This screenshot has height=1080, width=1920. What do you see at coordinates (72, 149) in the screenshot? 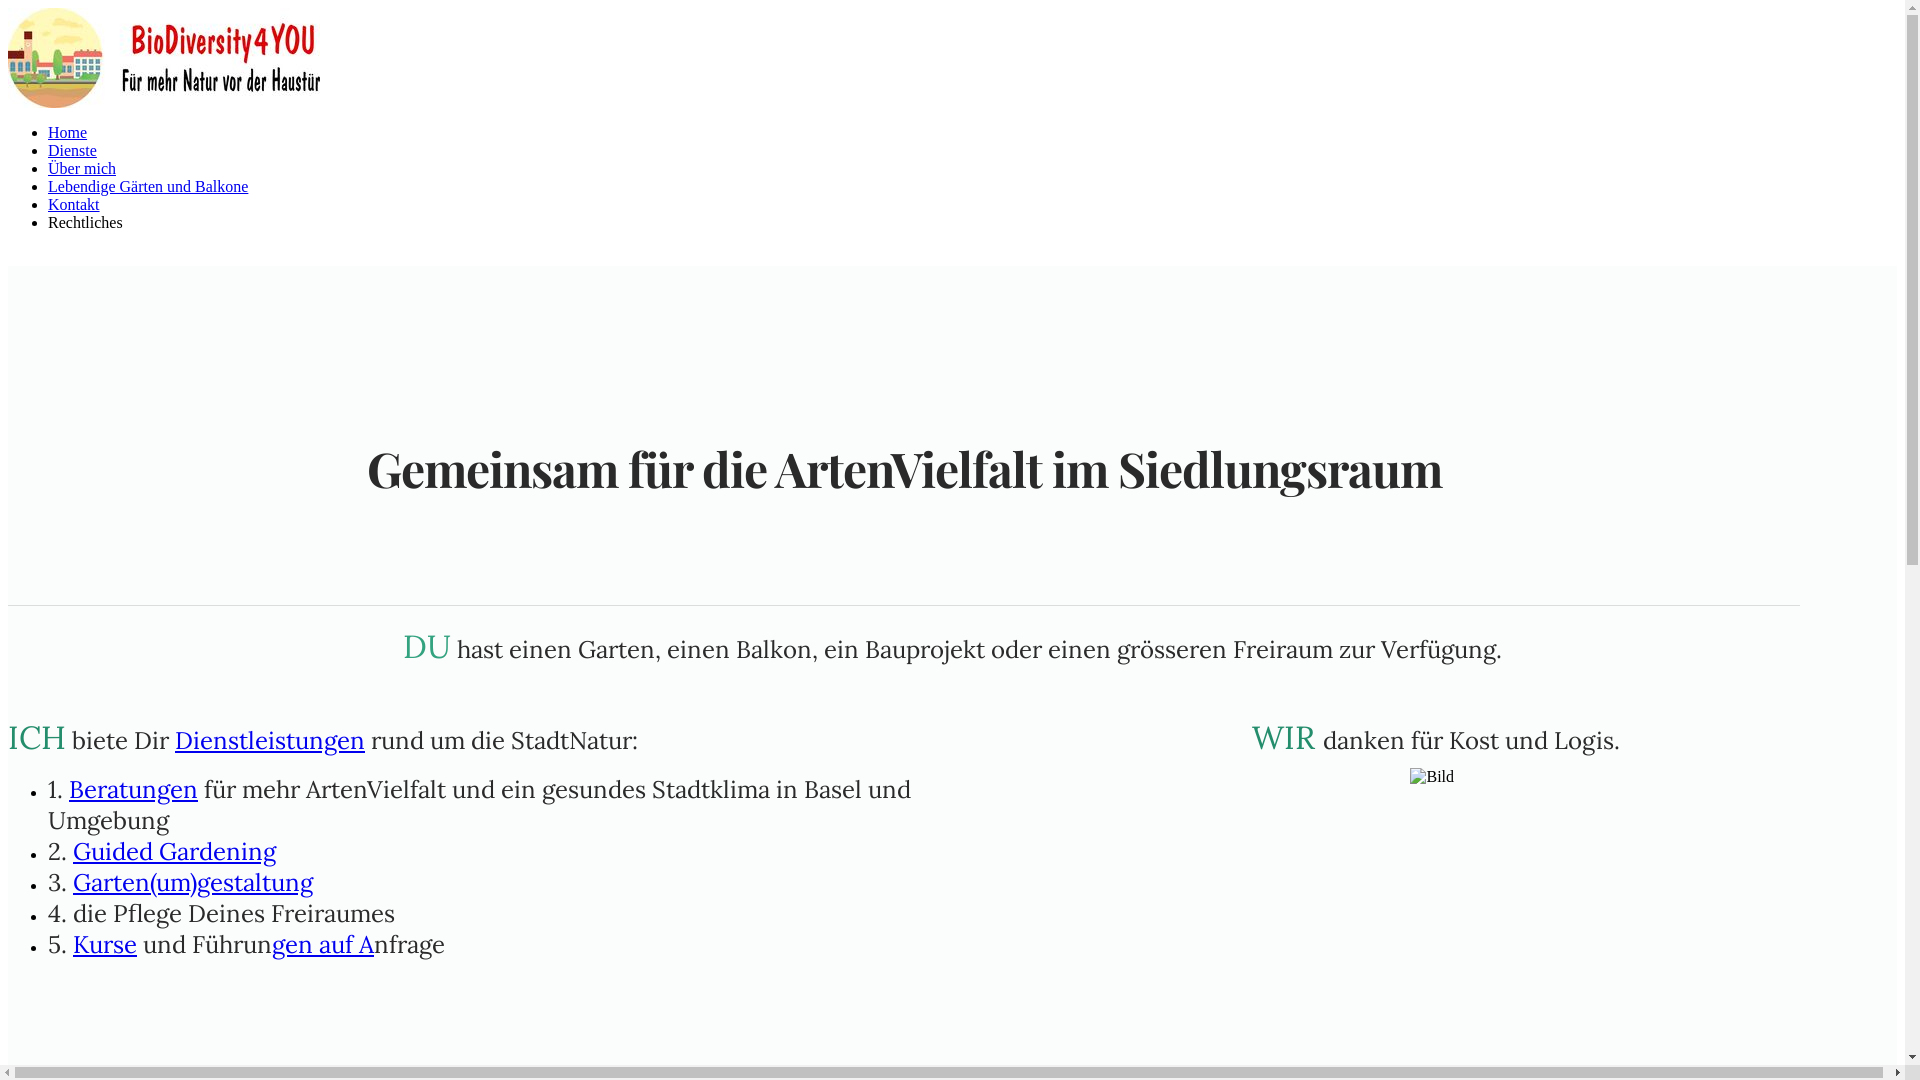
I see `'Dienste'` at bounding box center [72, 149].